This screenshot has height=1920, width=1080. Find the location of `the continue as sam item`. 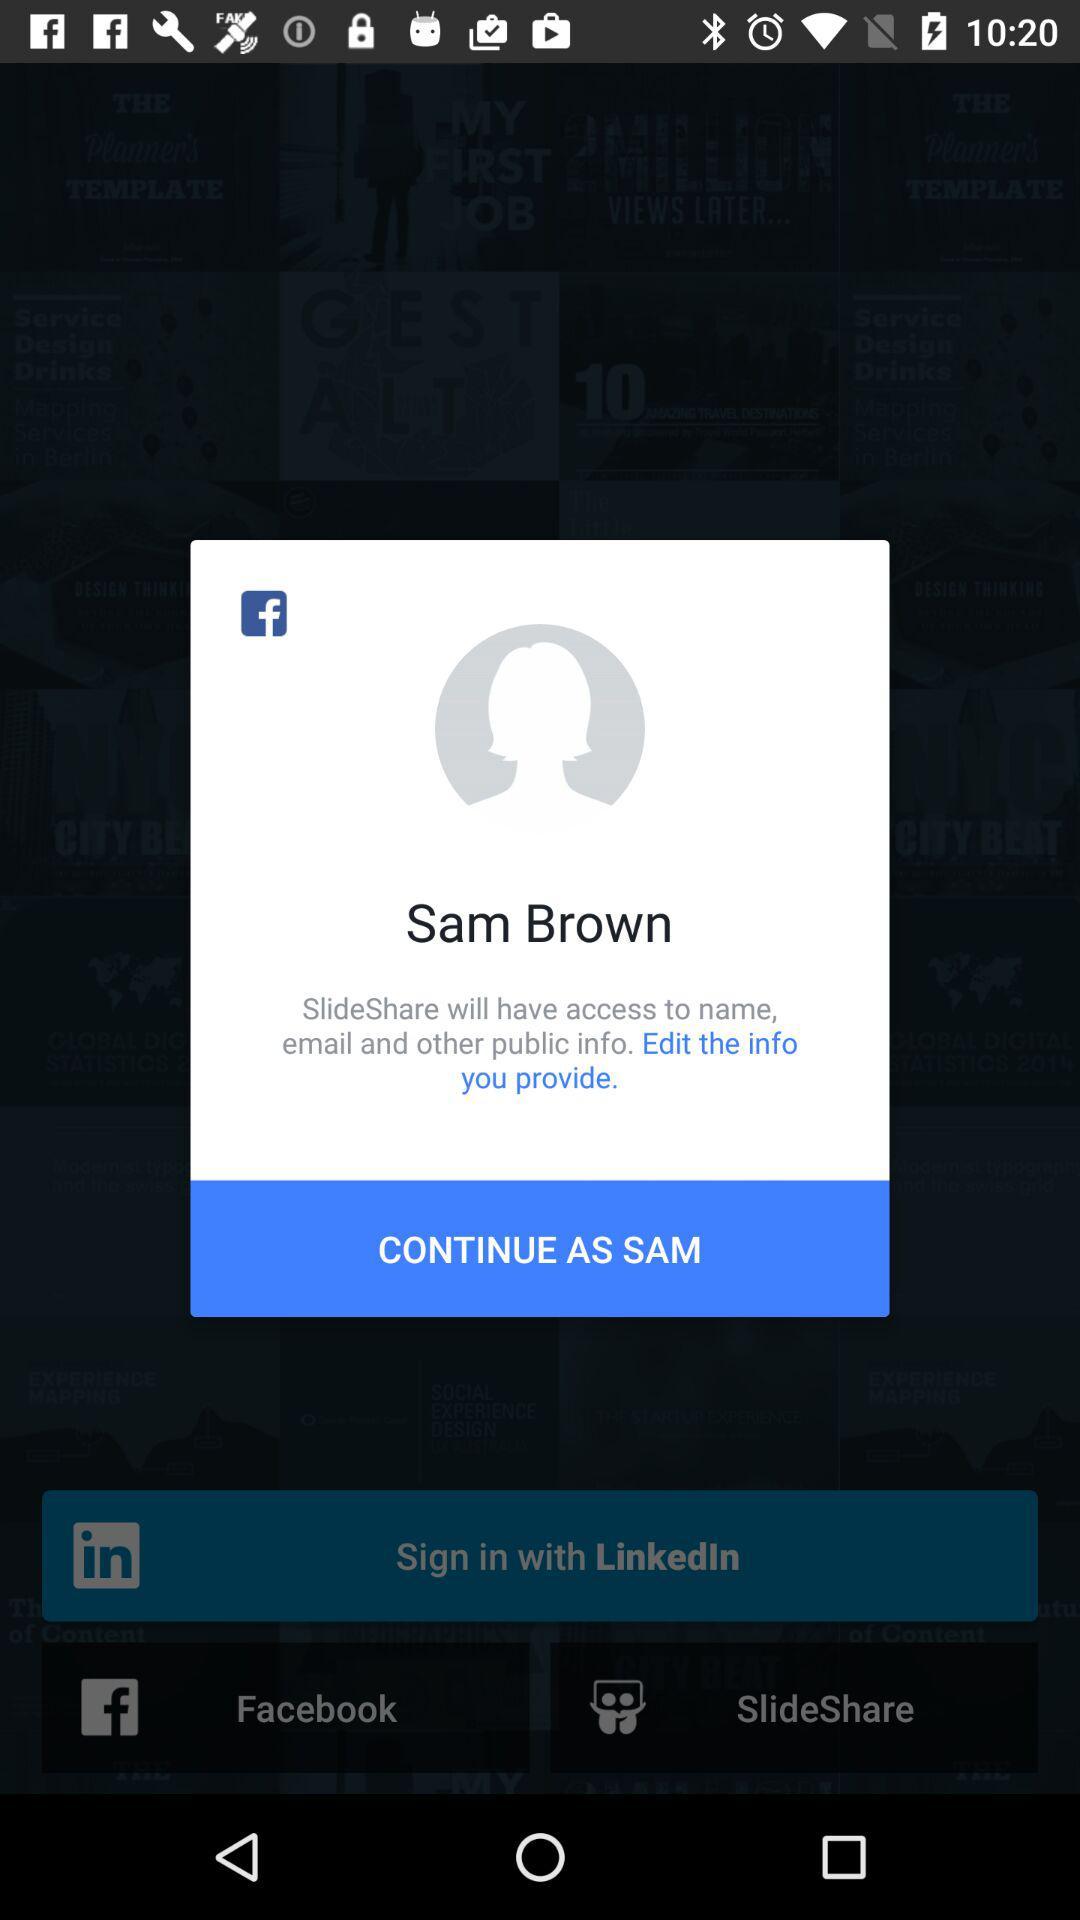

the continue as sam item is located at coordinates (540, 1247).